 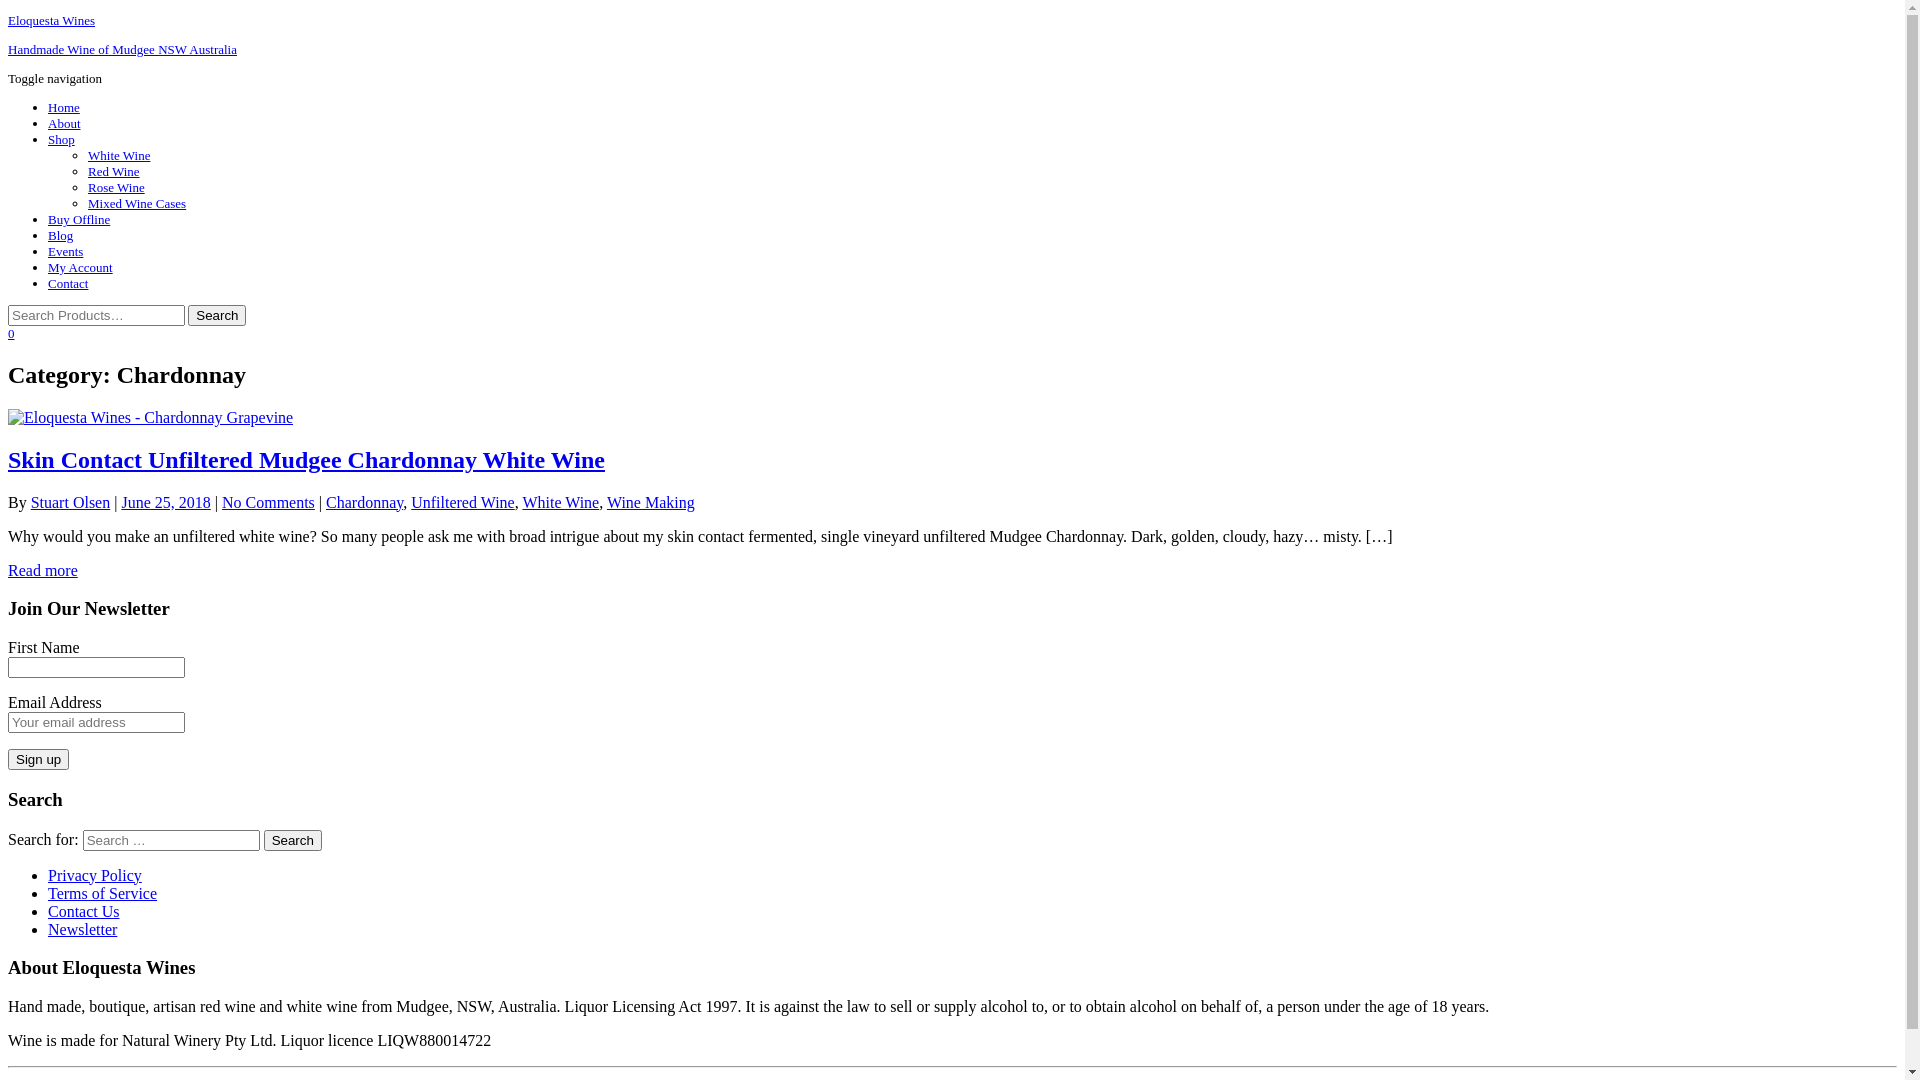 I want to click on 'Terms of Service', so click(x=101, y=891).